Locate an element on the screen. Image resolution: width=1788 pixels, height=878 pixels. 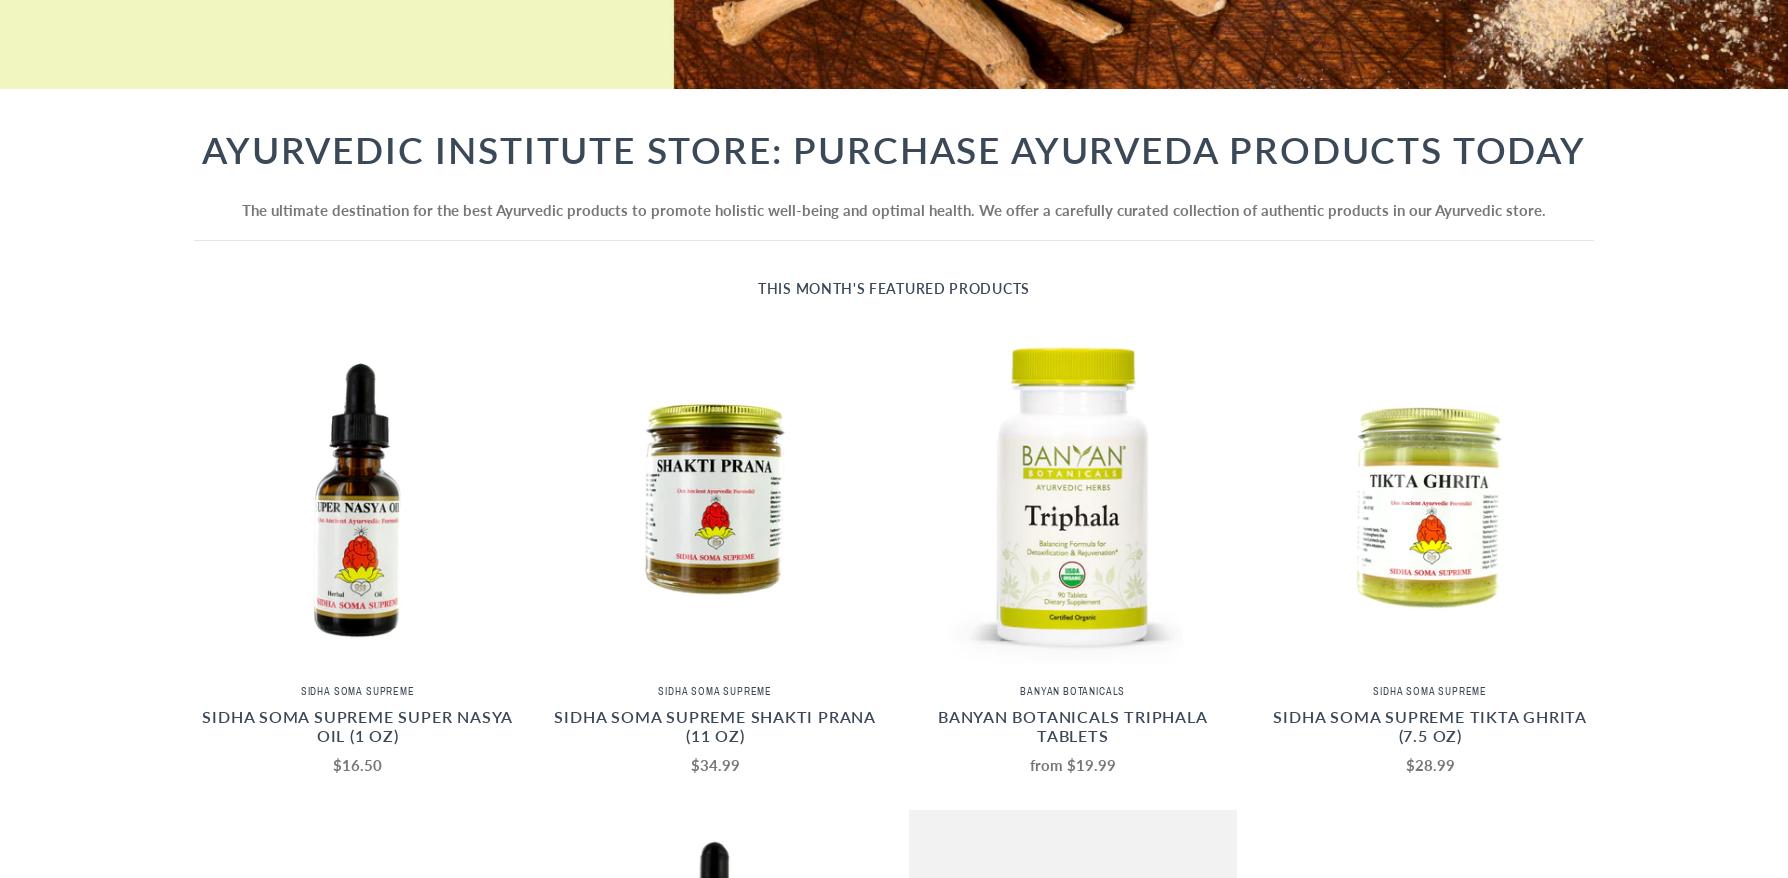
'Banyan Botanicals' is located at coordinates (1072, 690).